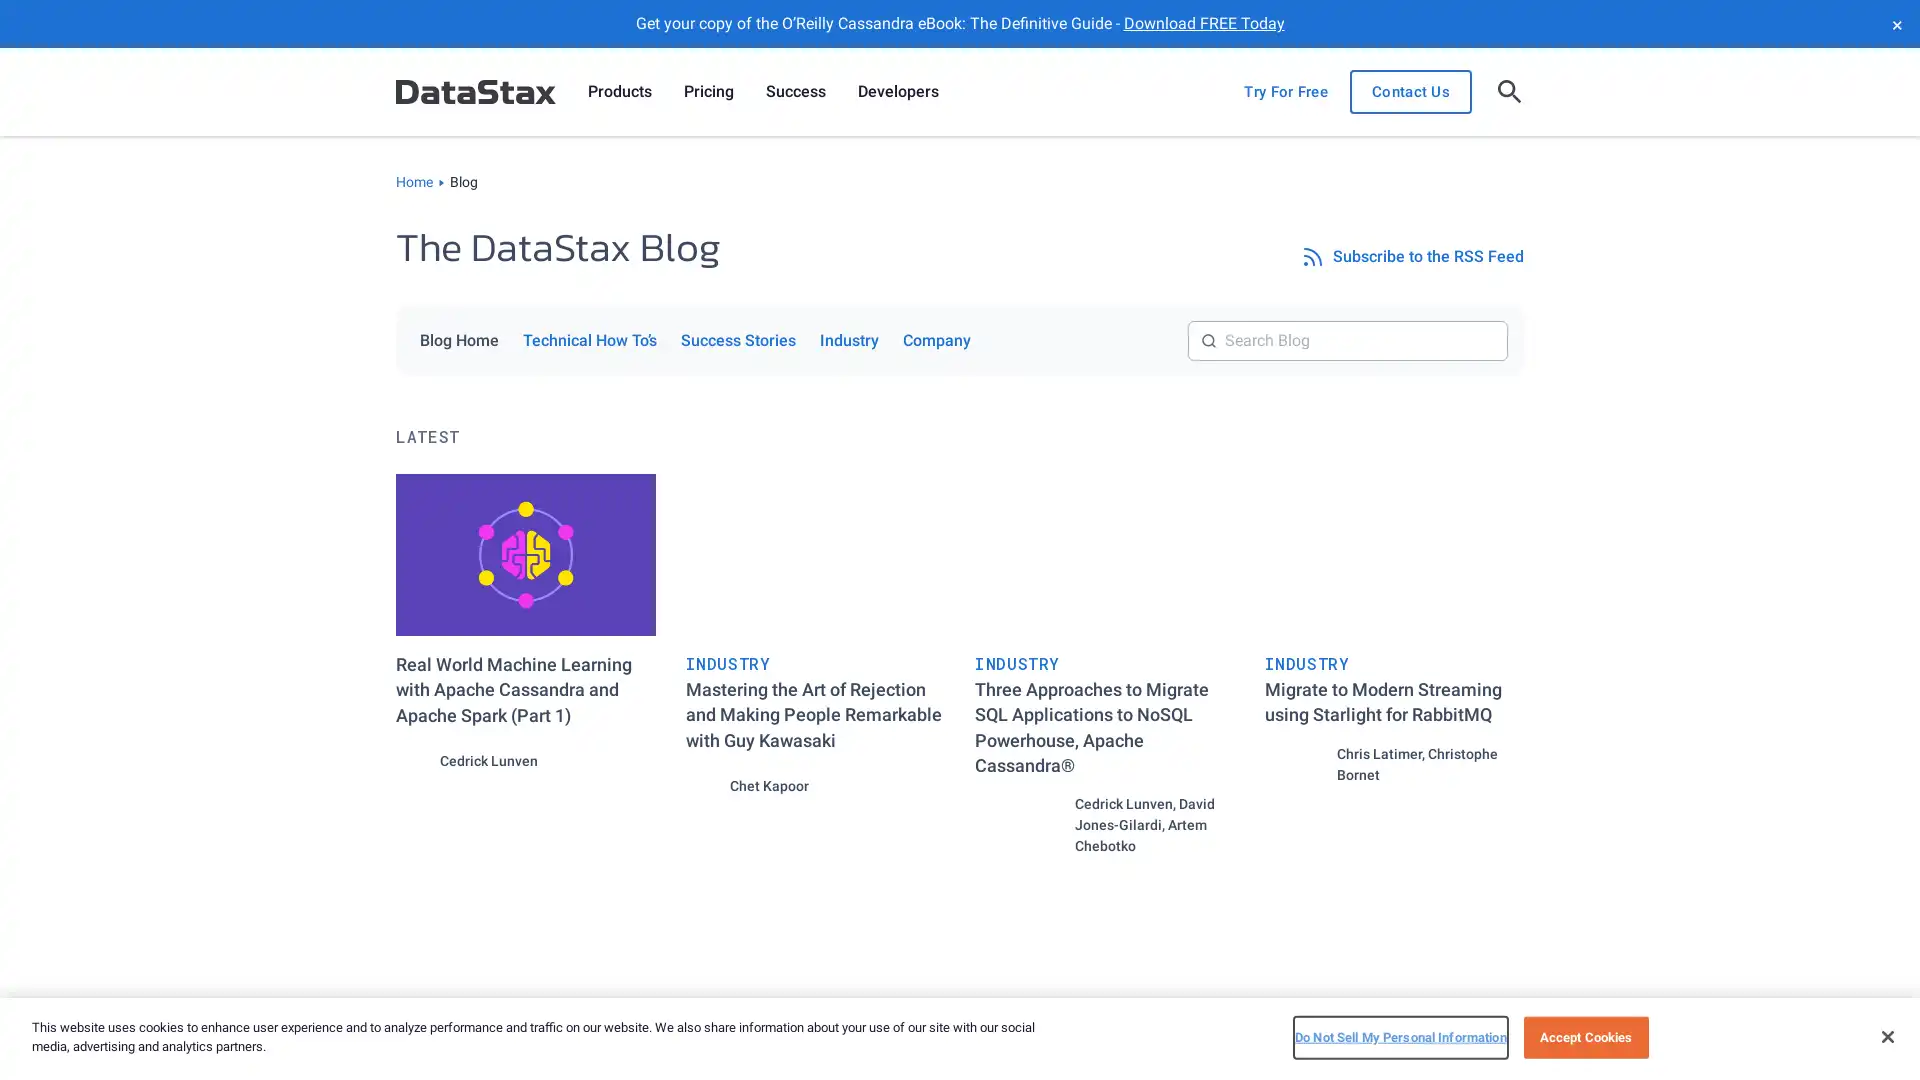 This screenshot has height=1080, width=1920. What do you see at coordinates (1584, 1036) in the screenshot?
I see `Accept Cookies` at bounding box center [1584, 1036].